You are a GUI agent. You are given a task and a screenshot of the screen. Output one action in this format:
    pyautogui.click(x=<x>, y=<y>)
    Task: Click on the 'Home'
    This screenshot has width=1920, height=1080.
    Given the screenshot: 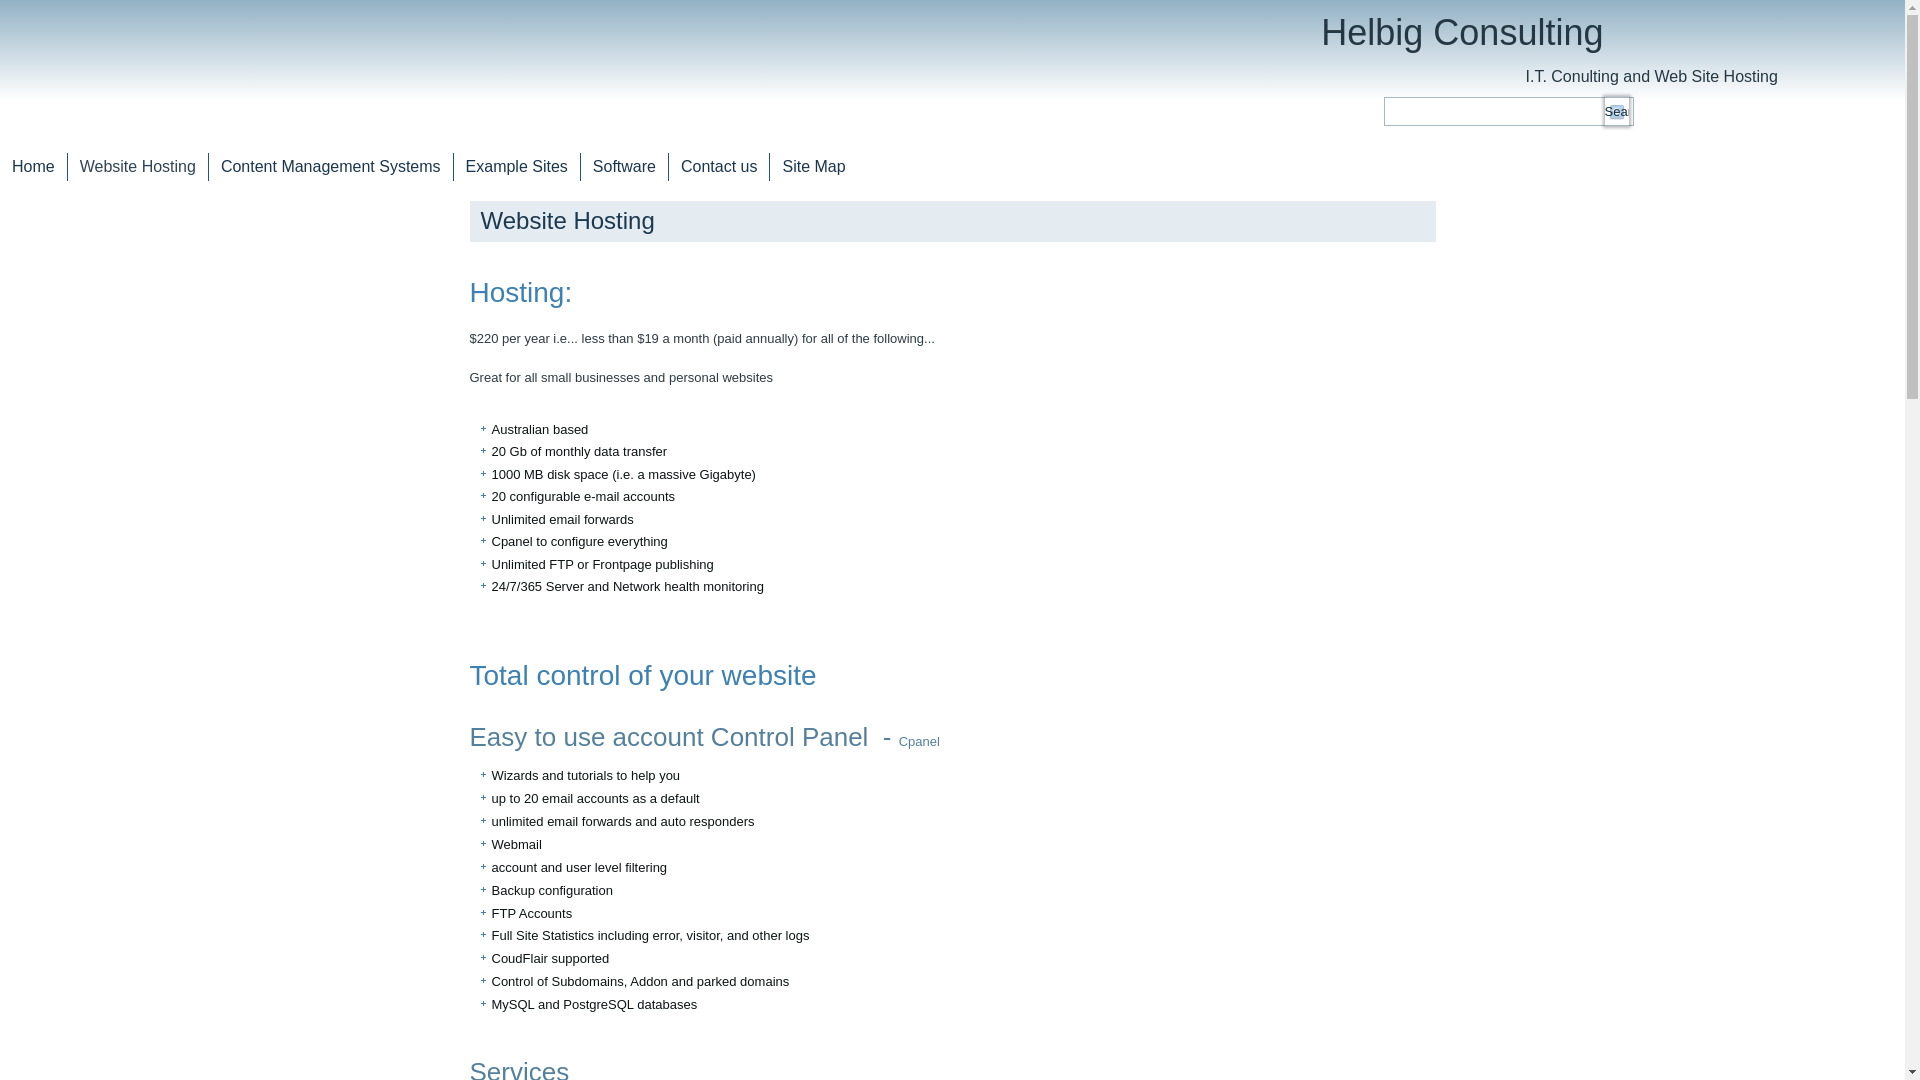 What is the action you would take?
    pyautogui.click(x=33, y=165)
    